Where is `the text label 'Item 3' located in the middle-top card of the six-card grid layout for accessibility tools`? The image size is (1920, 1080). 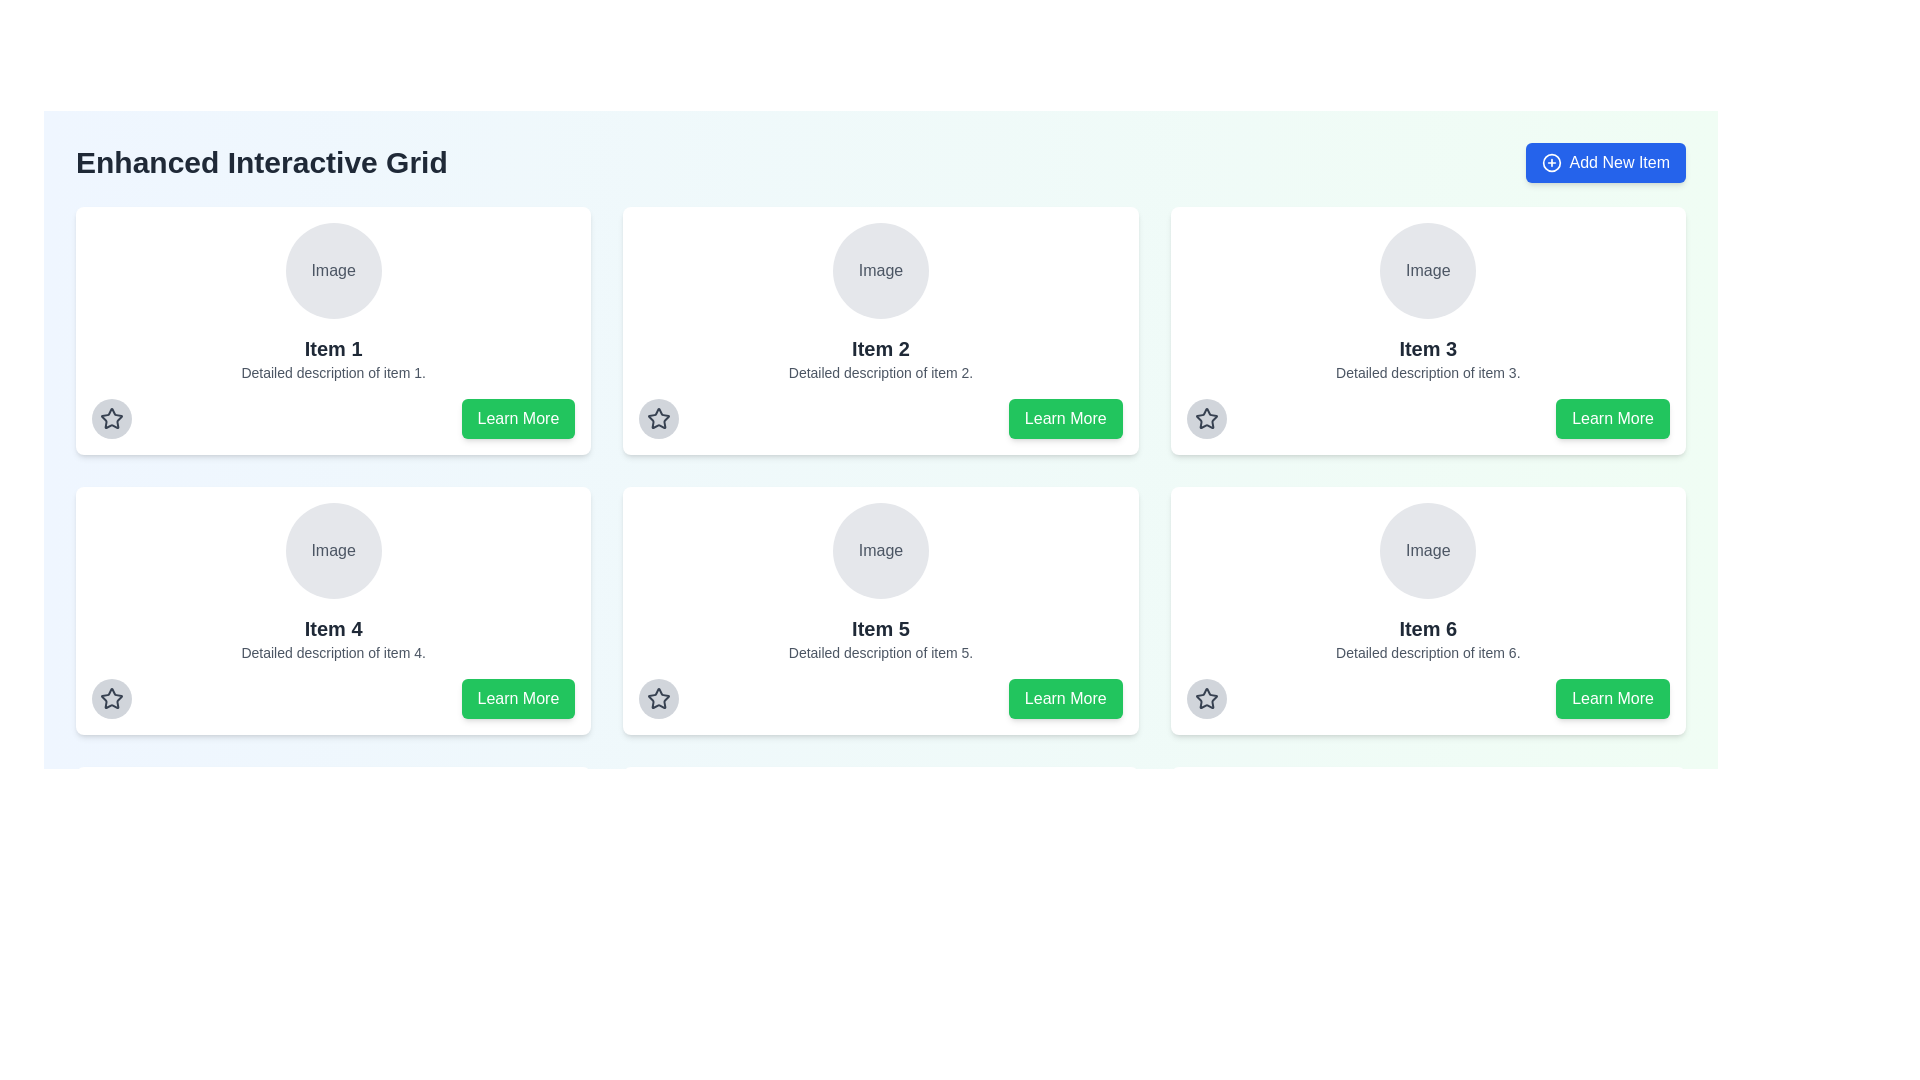
the text label 'Item 3' located in the middle-top card of the six-card grid layout for accessibility tools is located at coordinates (1427, 347).